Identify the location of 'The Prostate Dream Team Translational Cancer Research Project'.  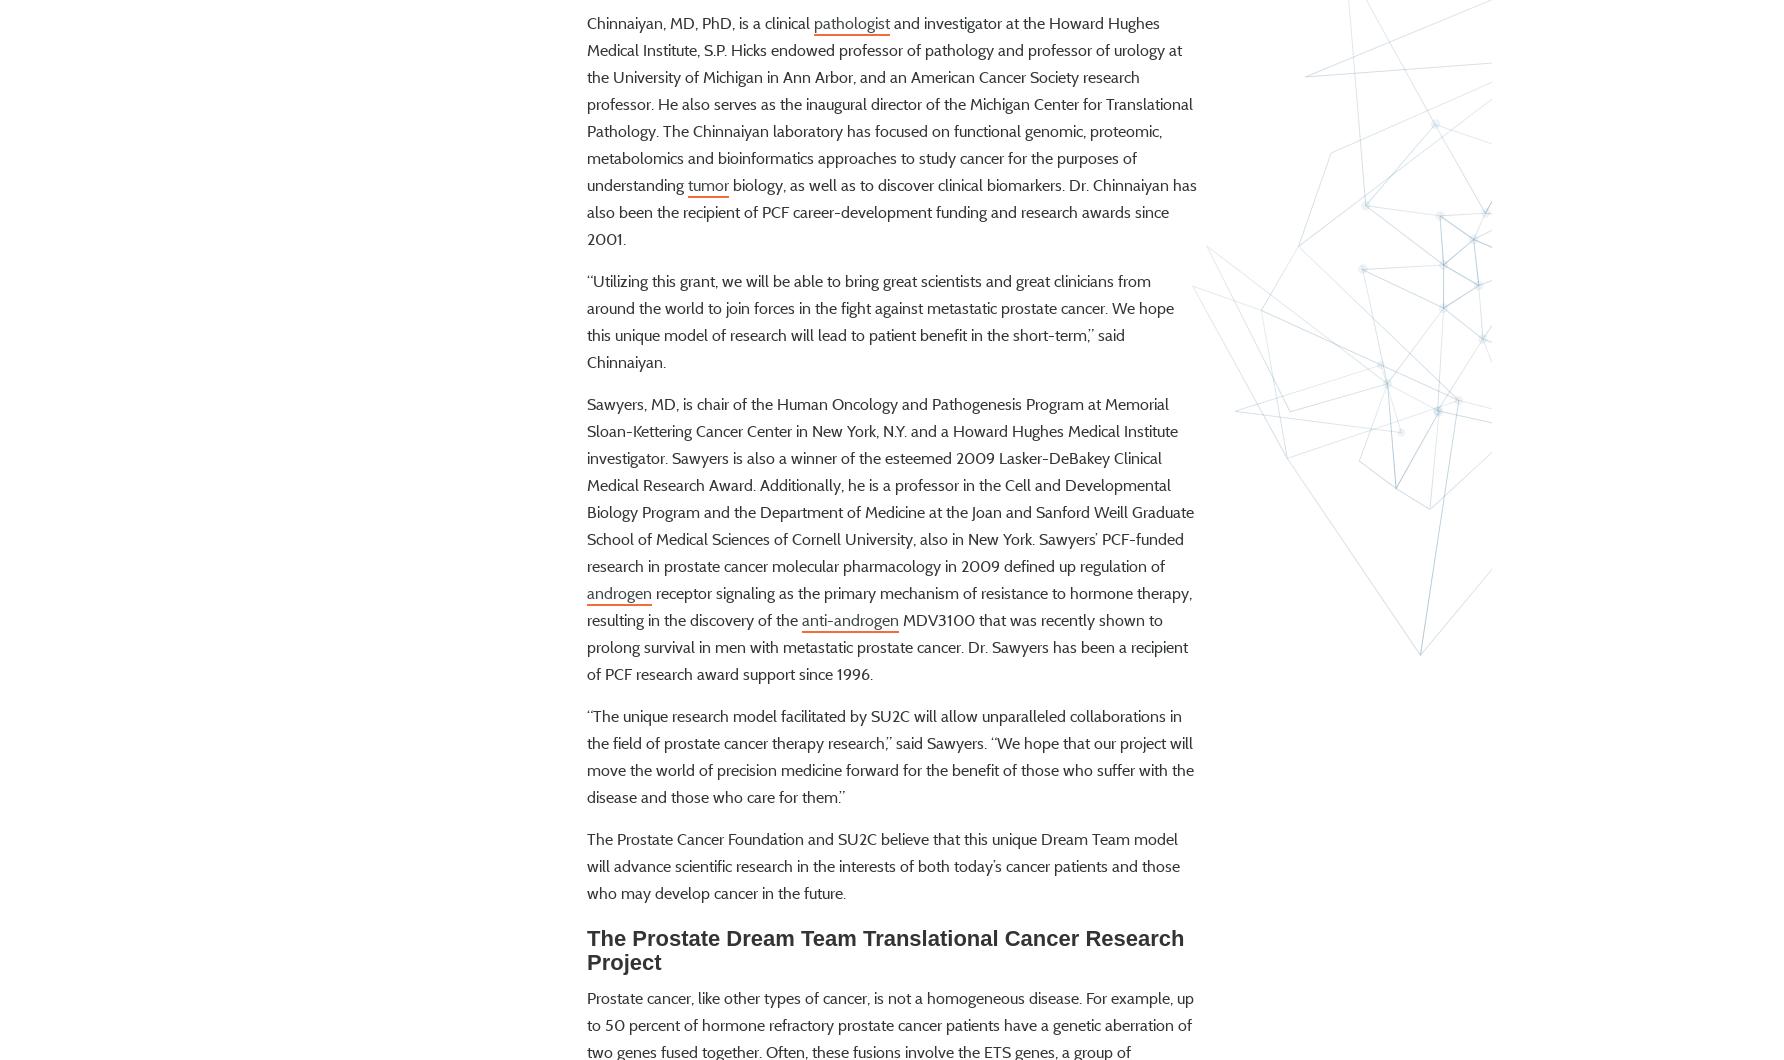
(585, 1006).